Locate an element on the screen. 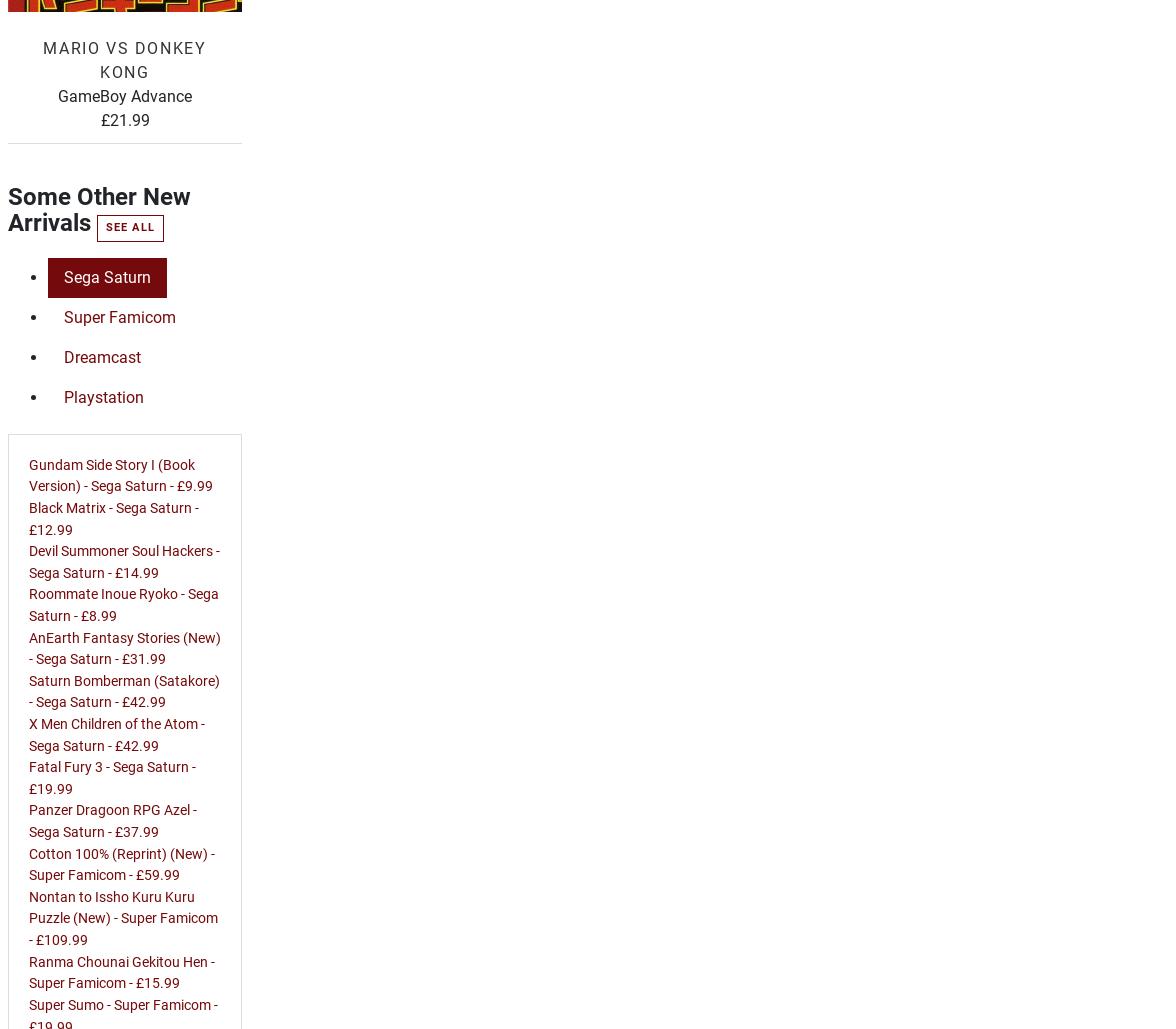 The image size is (1176, 1029). 'Gundam Side Story I (Book Version) - Sega Saturn - £9.99' is located at coordinates (121, 475).